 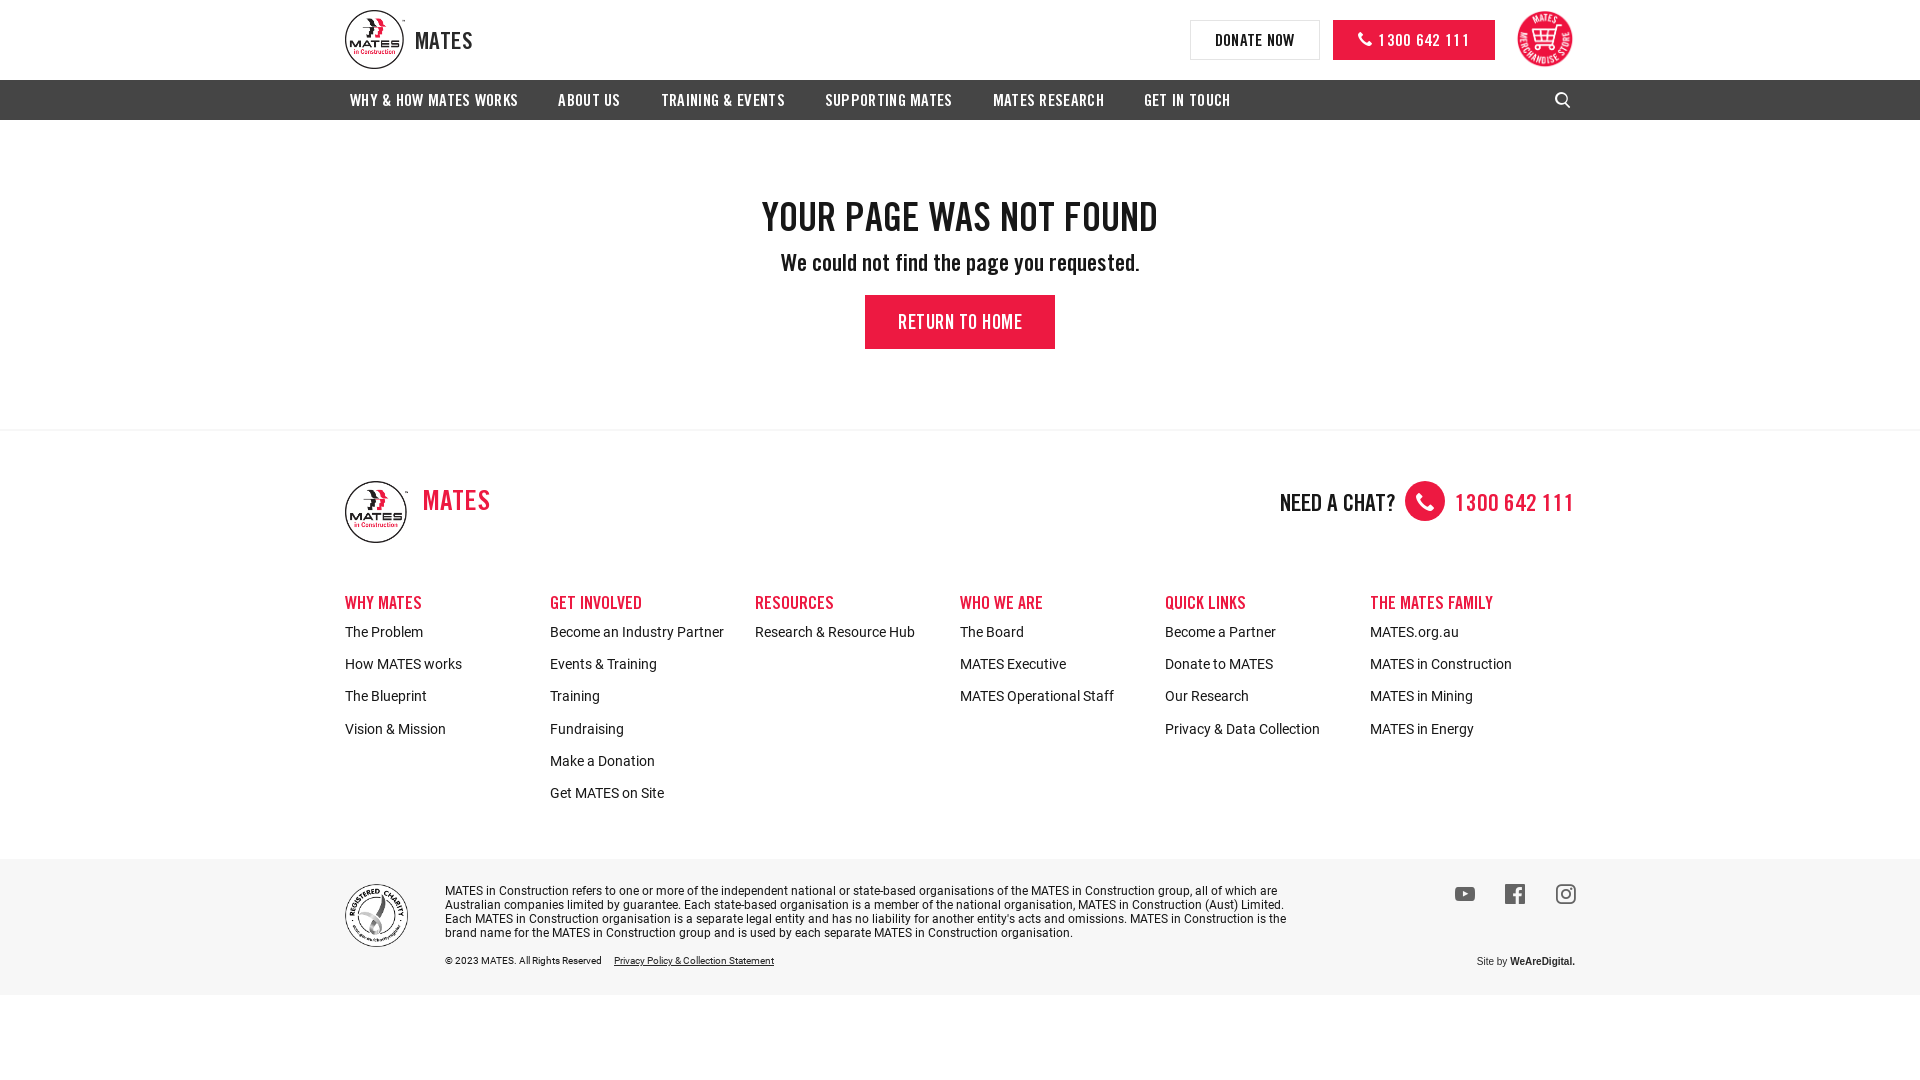 What do you see at coordinates (1256, 694) in the screenshot?
I see `'Our Research'` at bounding box center [1256, 694].